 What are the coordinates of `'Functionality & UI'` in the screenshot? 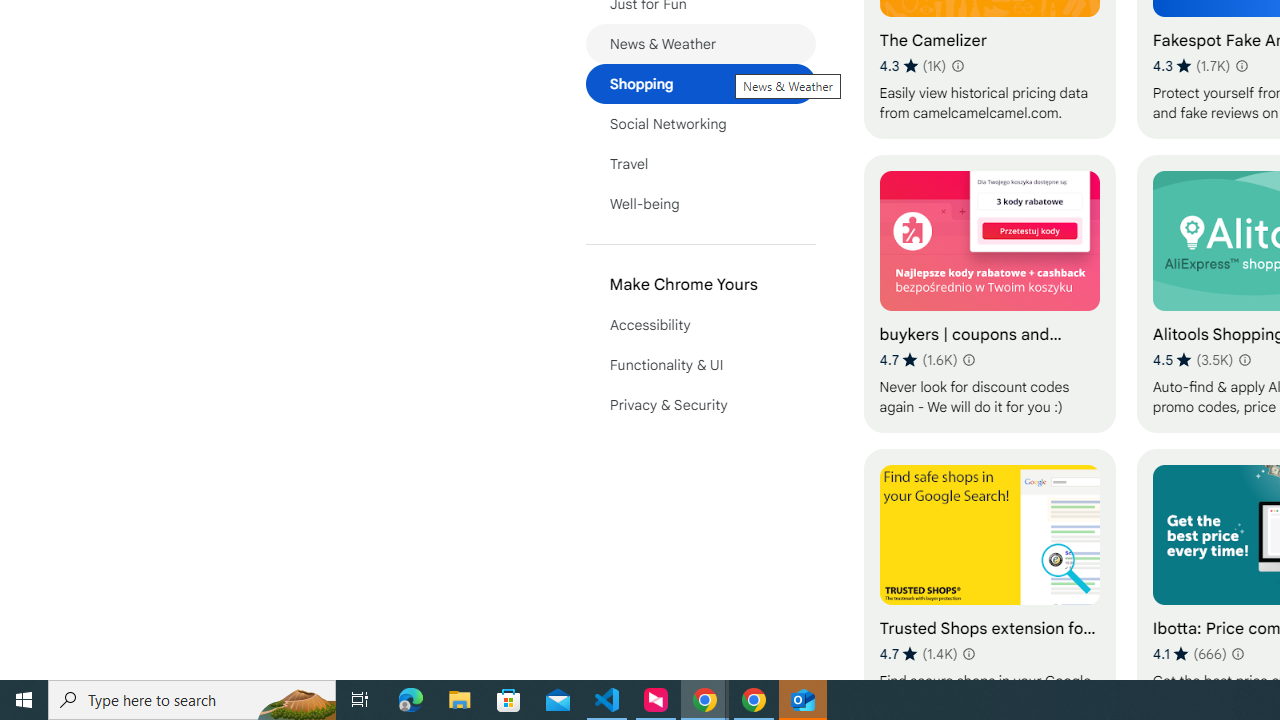 It's located at (700, 365).